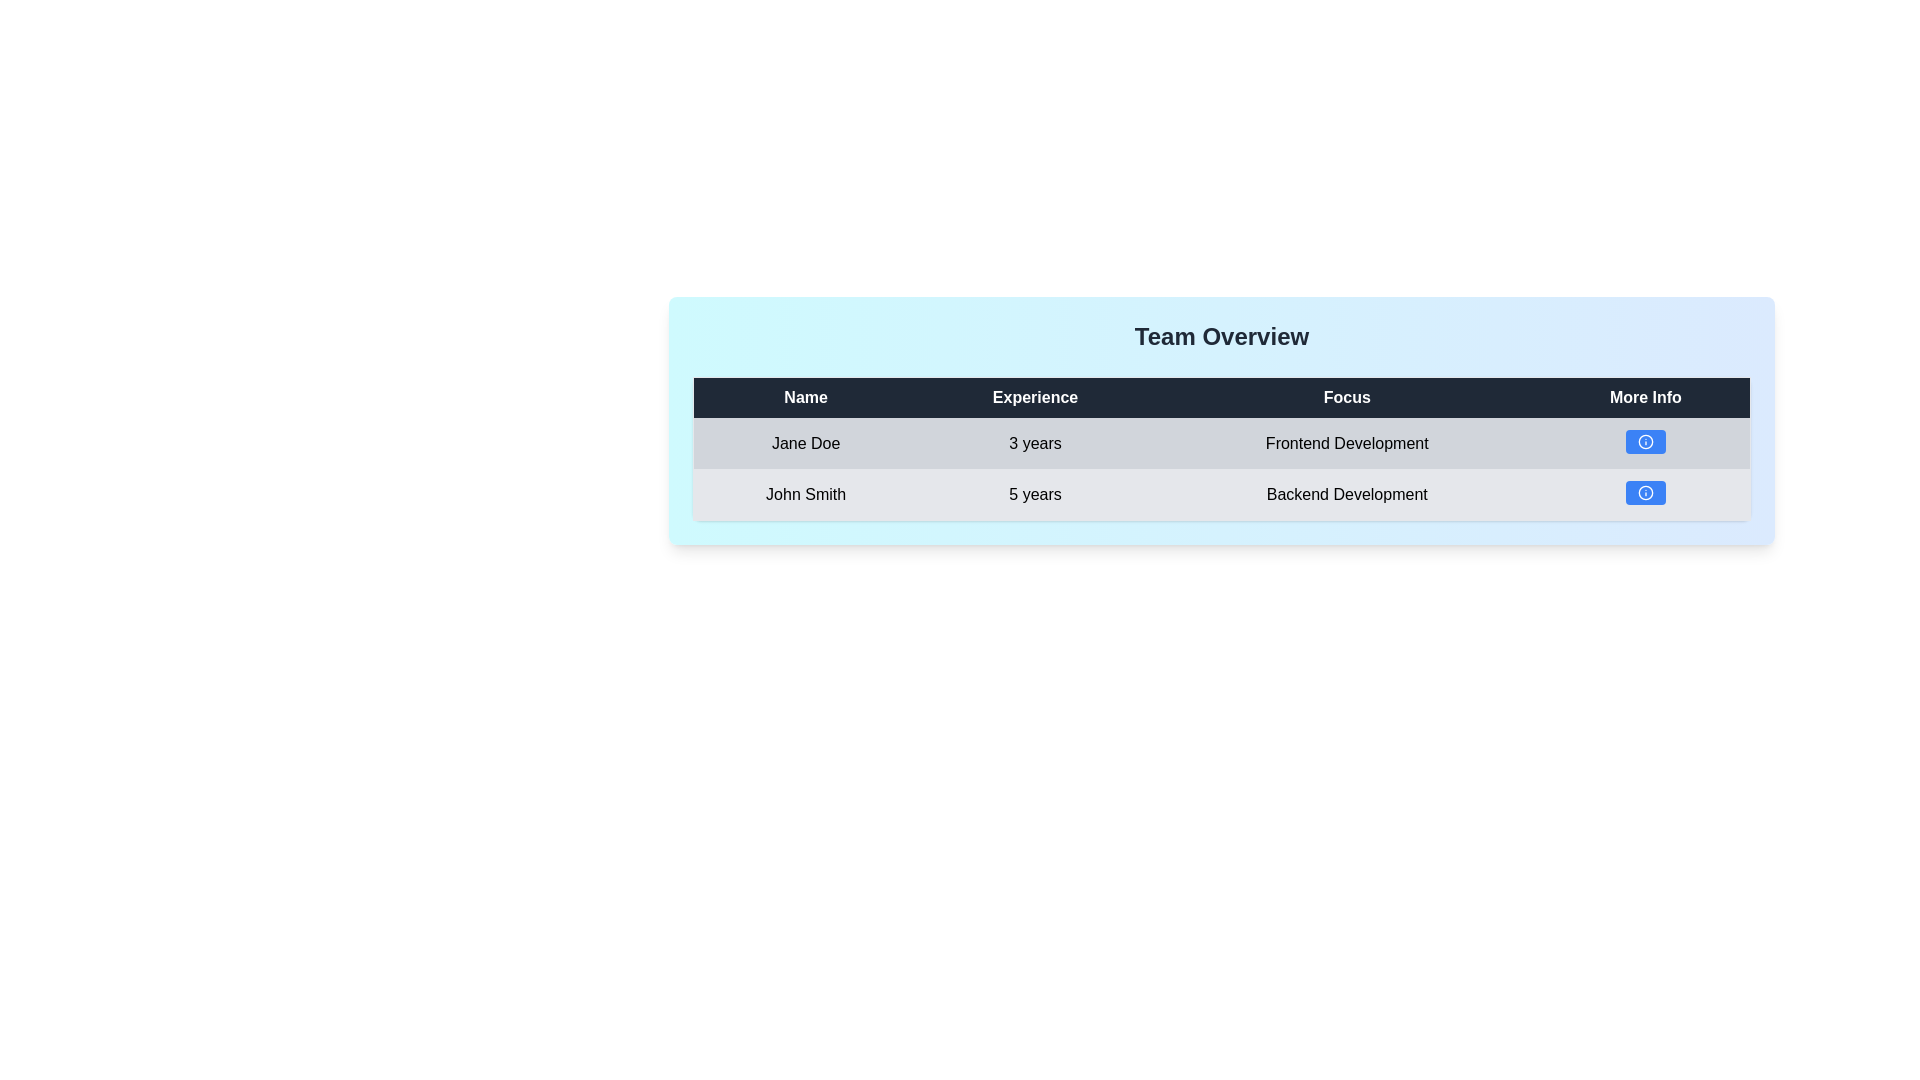  Describe the element at coordinates (1347, 442) in the screenshot. I see `the static text element displaying 'Frontend Development' in the table under the 'Focus' header, which is located in the first row and third column of the 'Team Overview'` at that location.